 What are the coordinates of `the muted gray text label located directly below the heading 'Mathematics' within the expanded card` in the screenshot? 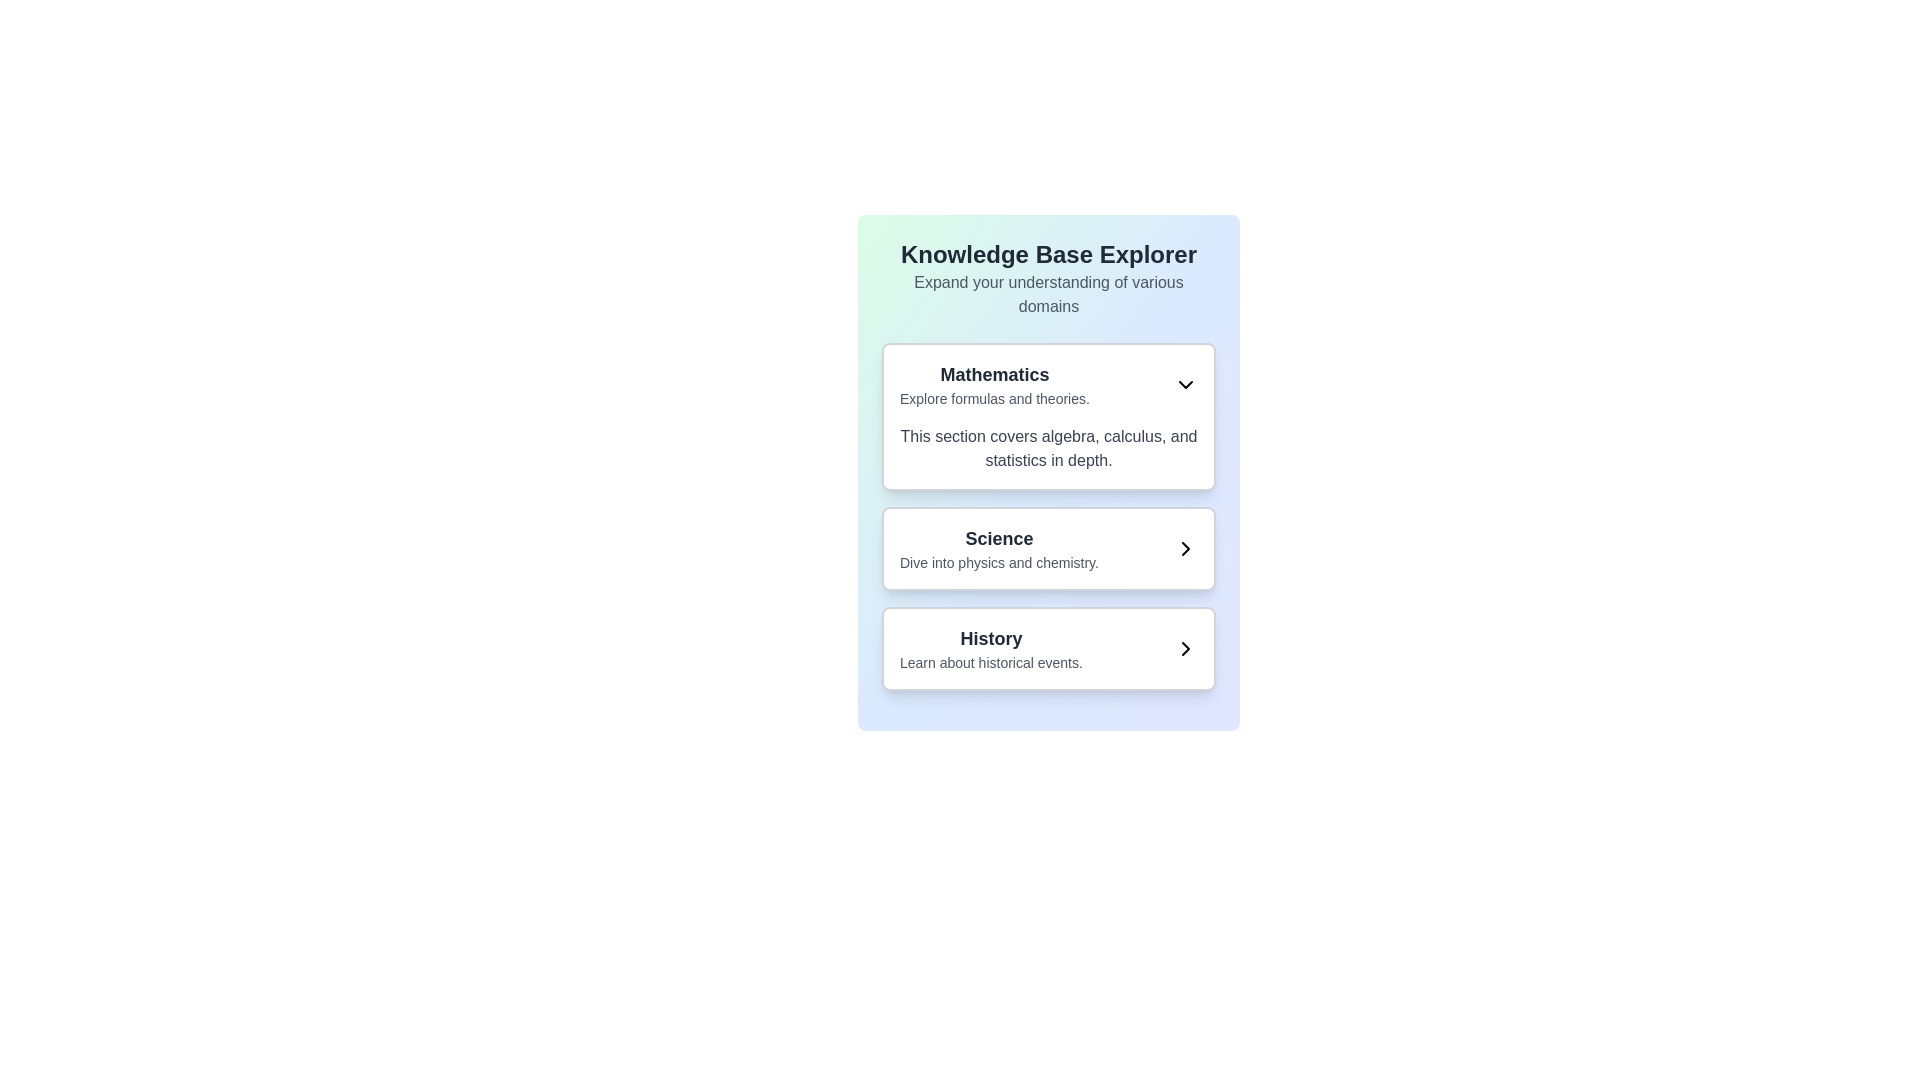 It's located at (1048, 447).